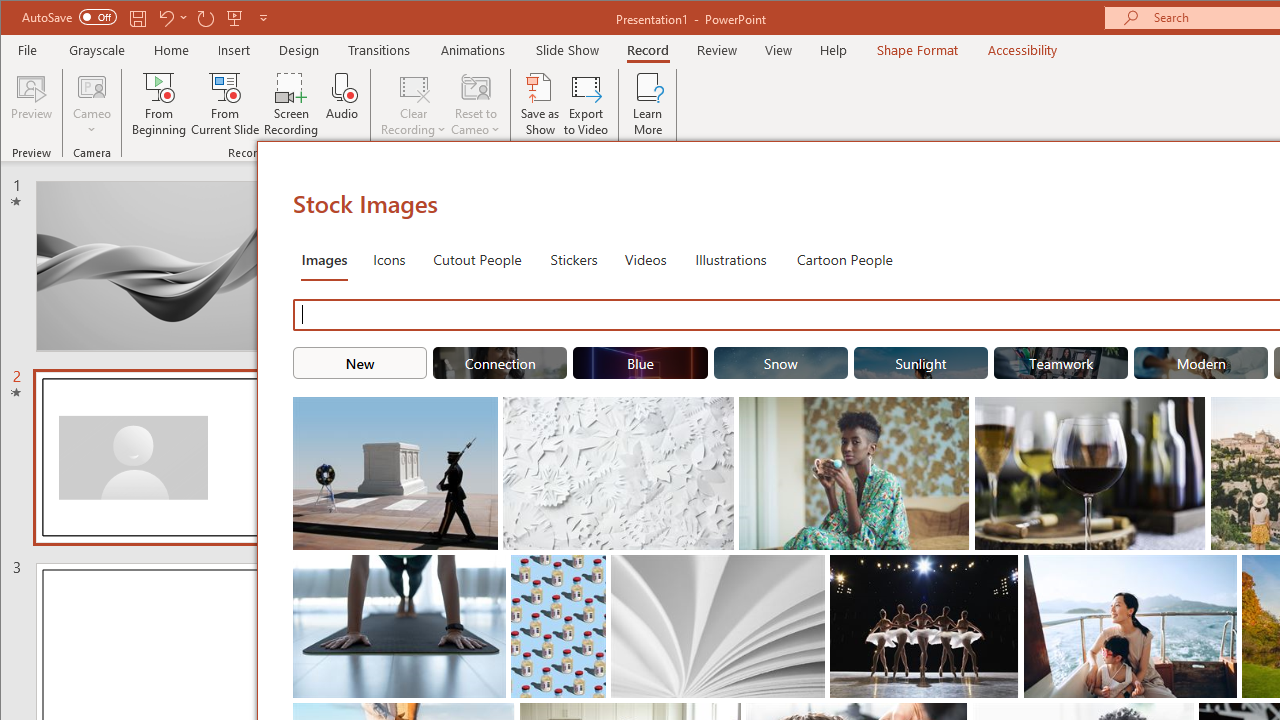 The width and height of the screenshot is (1280, 720). Describe the element at coordinates (1060, 362) in the screenshot. I see `'"Teamwork" Stock Images.'` at that location.